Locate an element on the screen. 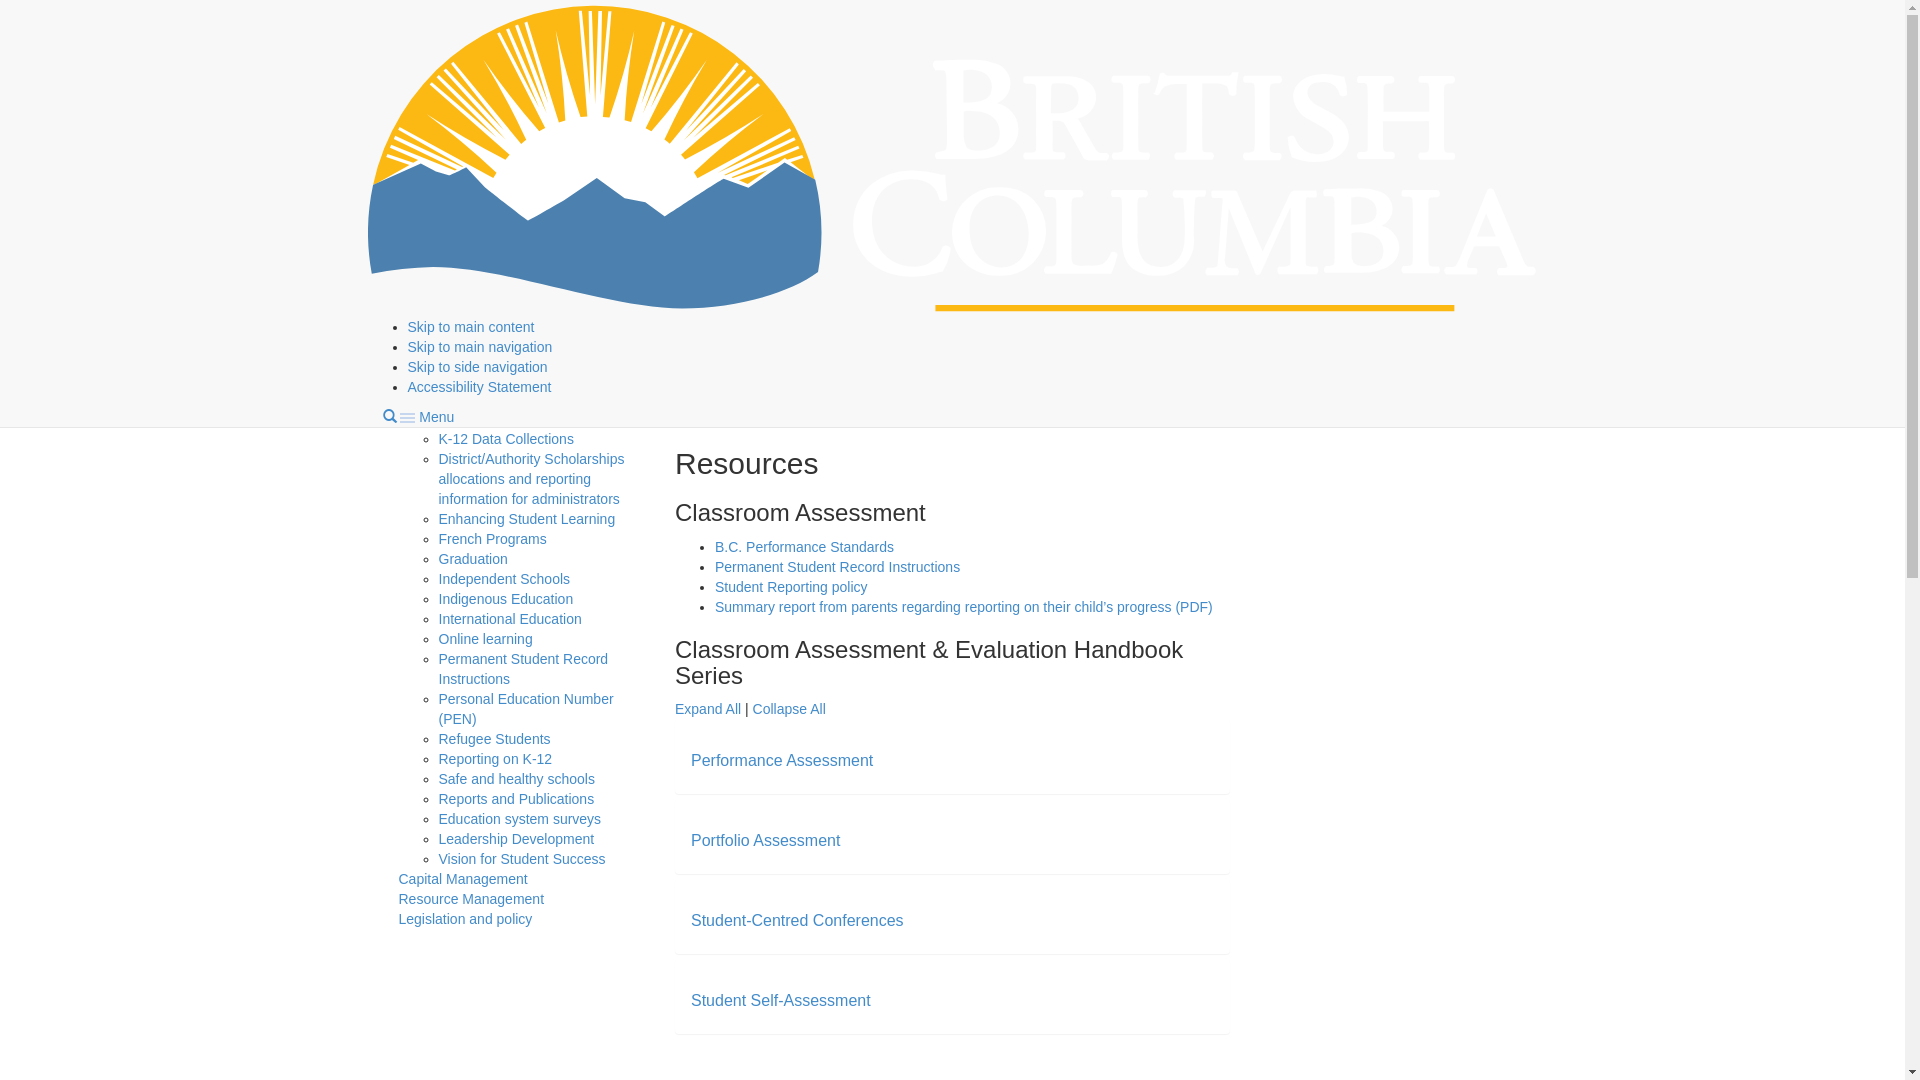 The height and width of the screenshot is (1080, 1920). 'Safe and healthy schools' is located at coordinates (515, 778).